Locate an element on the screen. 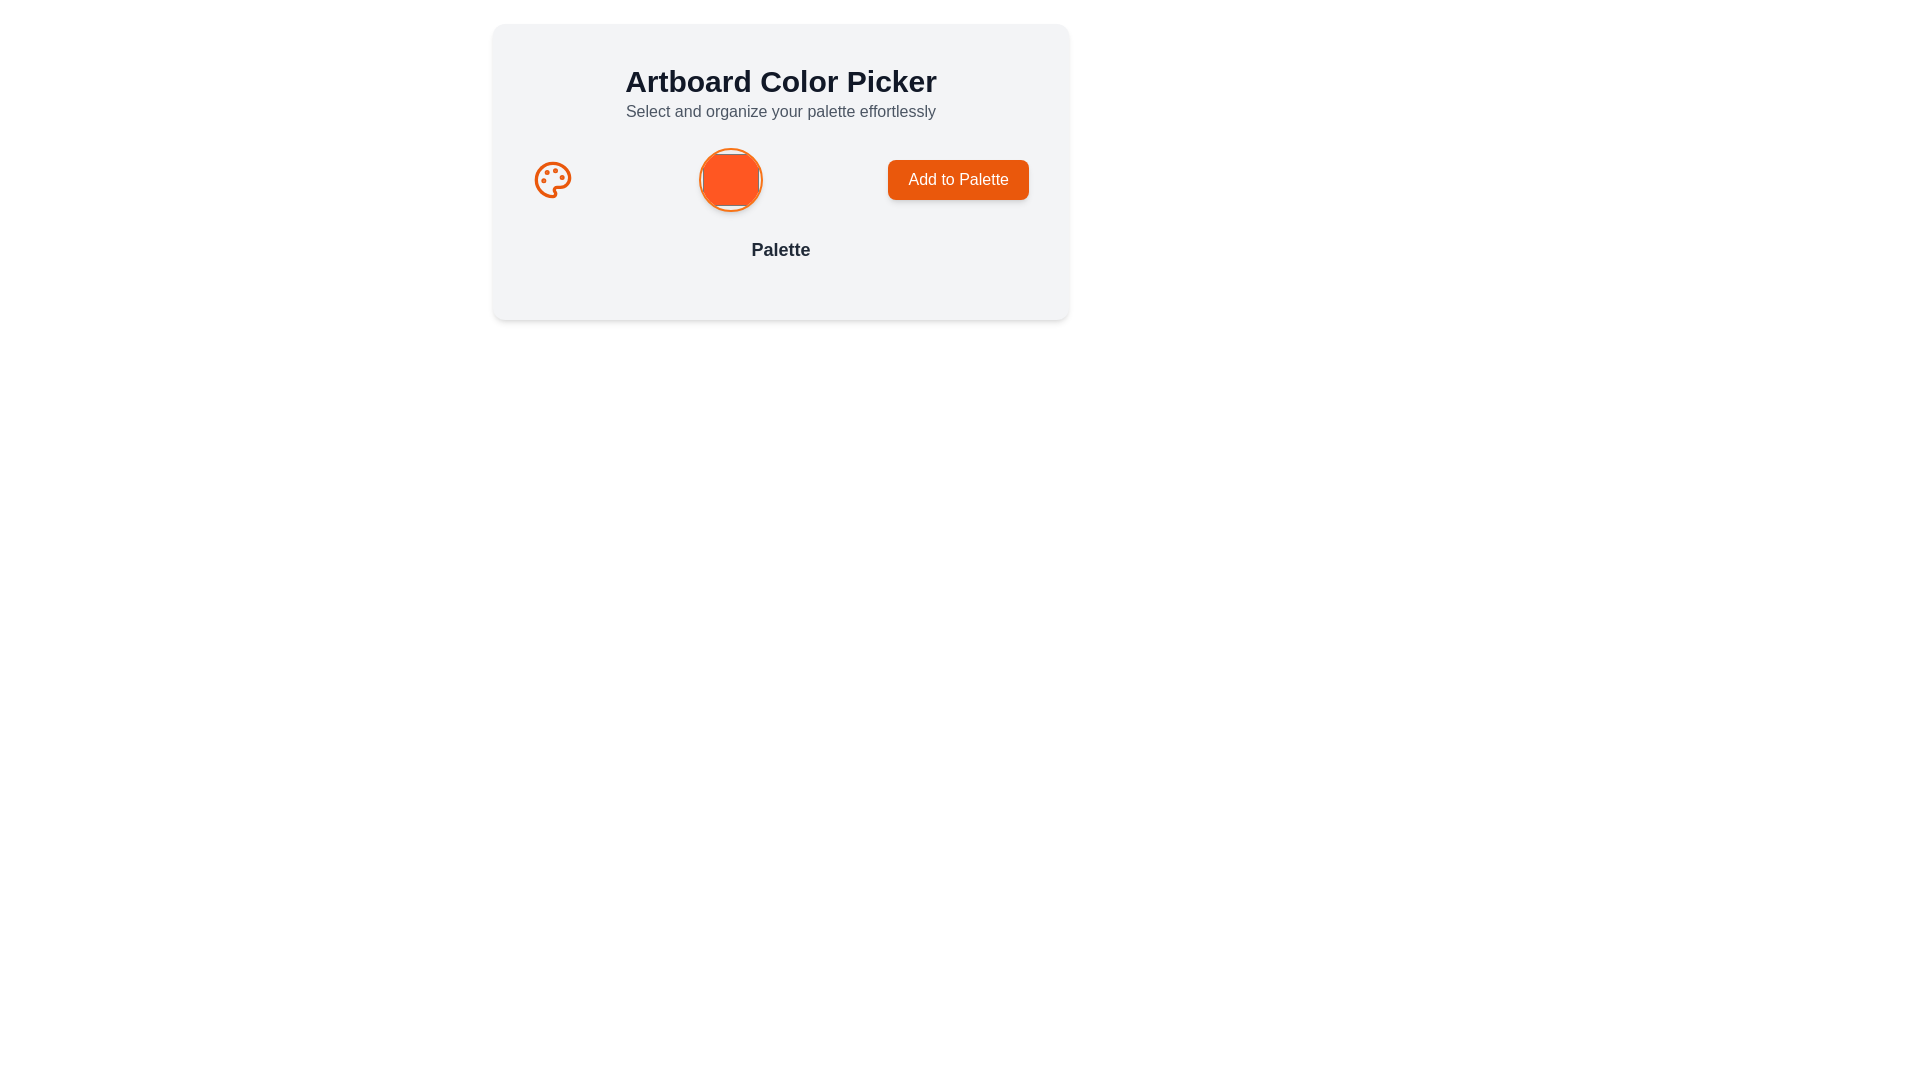  the circle-shaped color selector that signifies the chosen bright orange color is located at coordinates (729, 180).